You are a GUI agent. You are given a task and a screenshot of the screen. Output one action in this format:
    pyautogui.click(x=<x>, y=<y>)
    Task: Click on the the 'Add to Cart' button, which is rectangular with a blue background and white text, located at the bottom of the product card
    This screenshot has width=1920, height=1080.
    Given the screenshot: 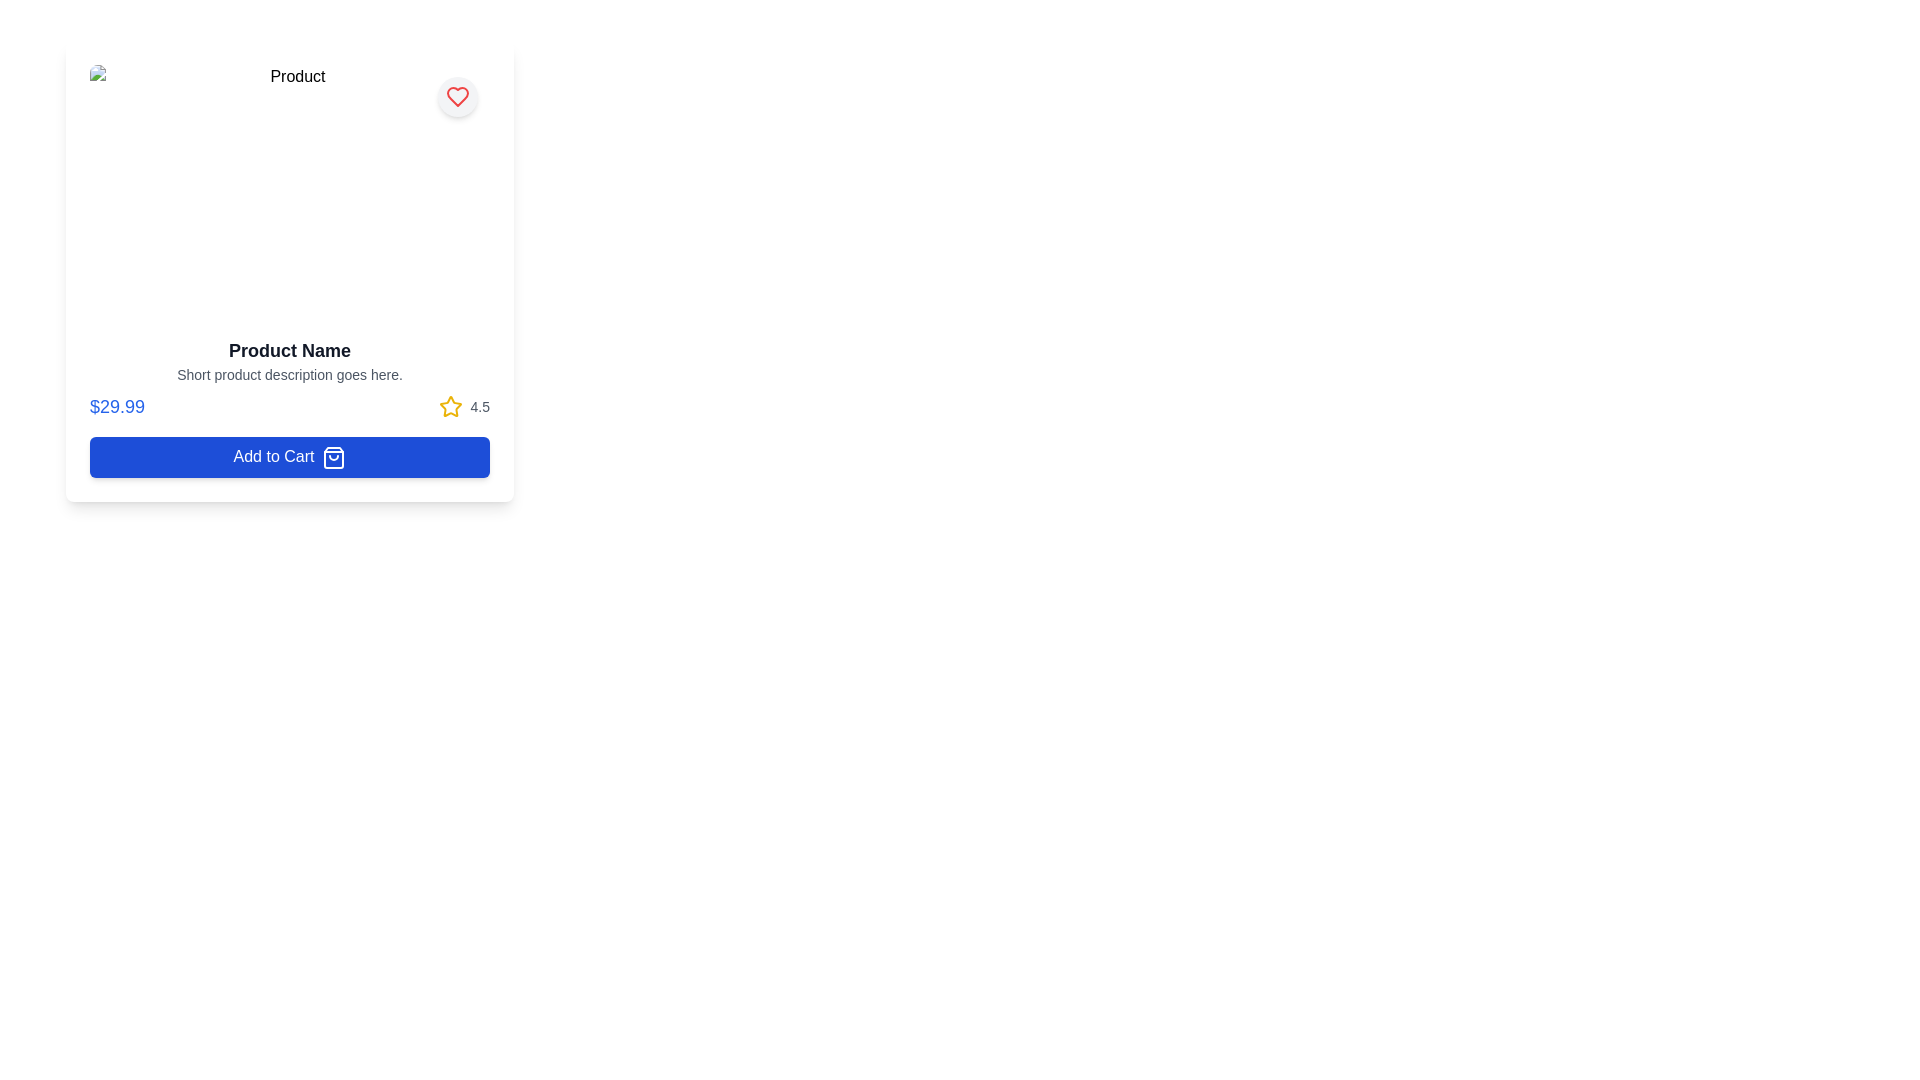 What is the action you would take?
    pyautogui.click(x=288, y=456)
    